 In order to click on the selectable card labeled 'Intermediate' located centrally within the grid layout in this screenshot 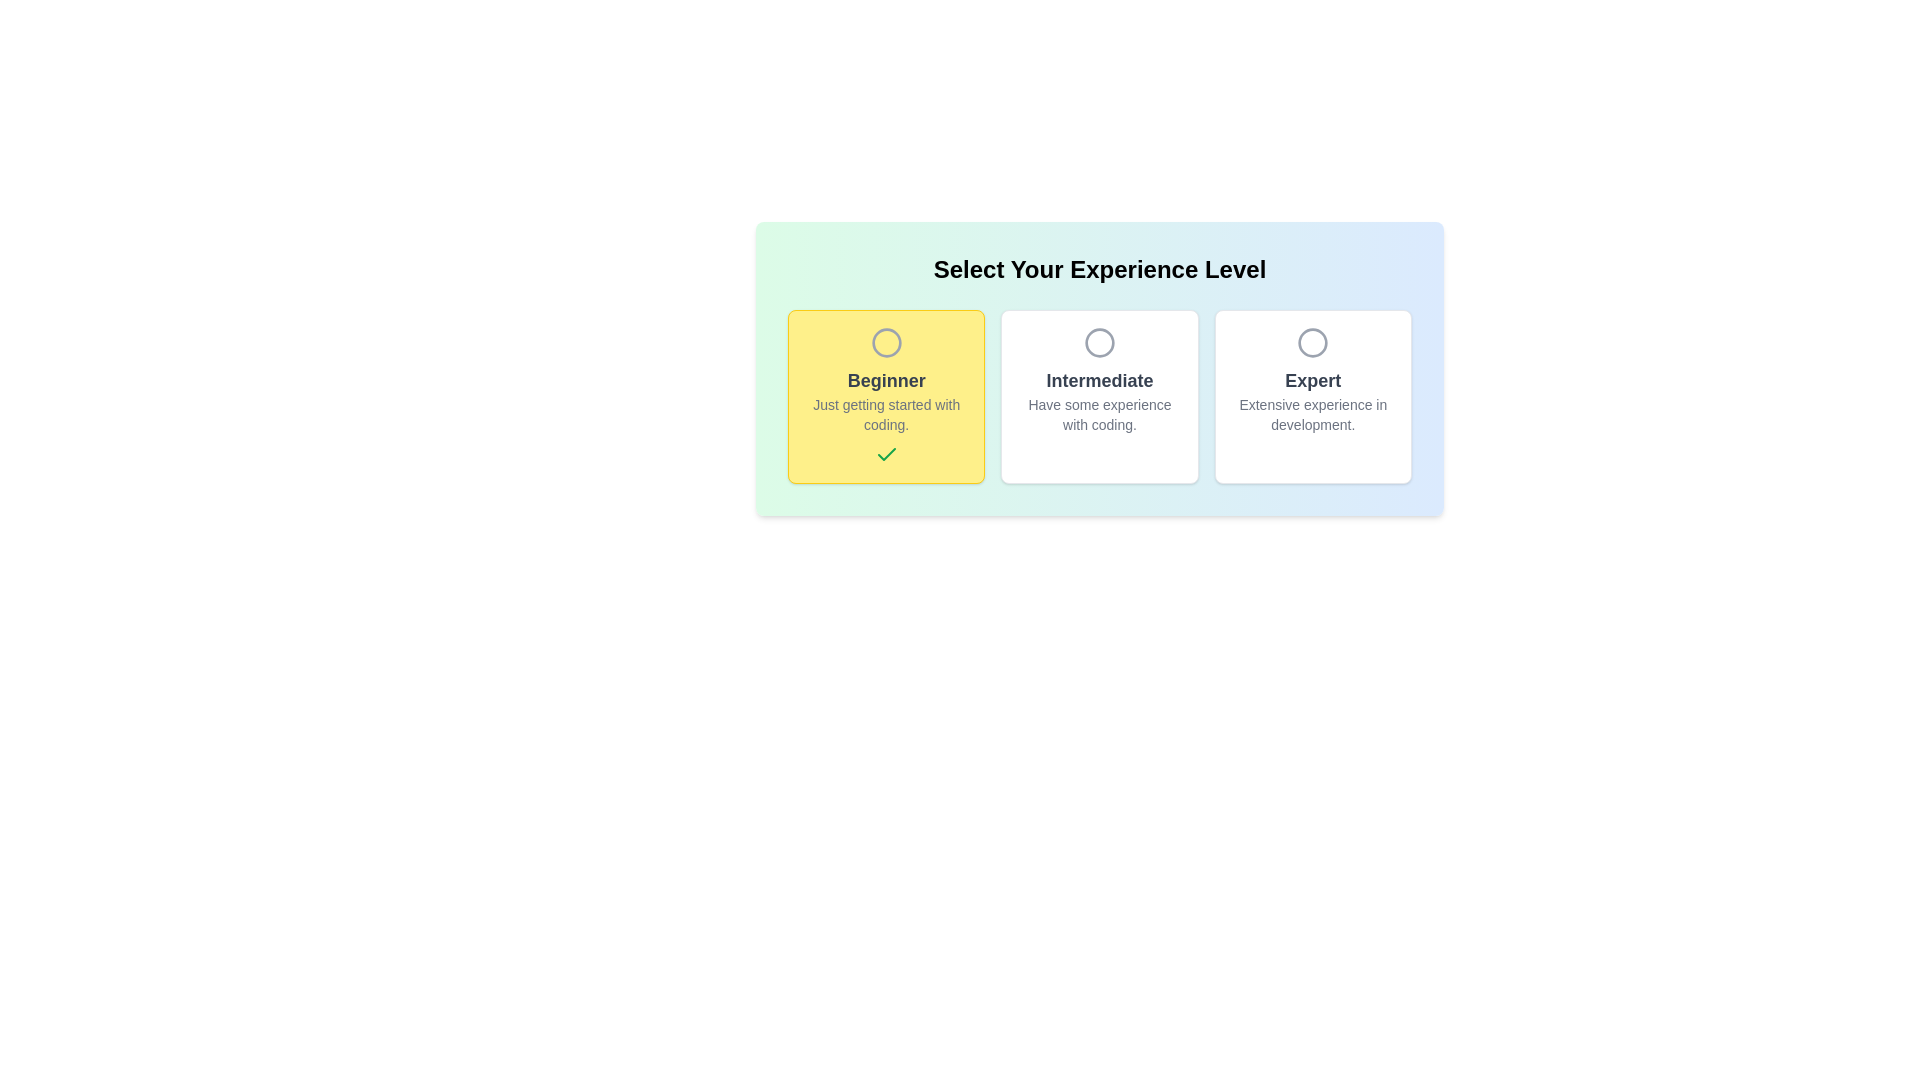, I will do `click(1098, 397)`.